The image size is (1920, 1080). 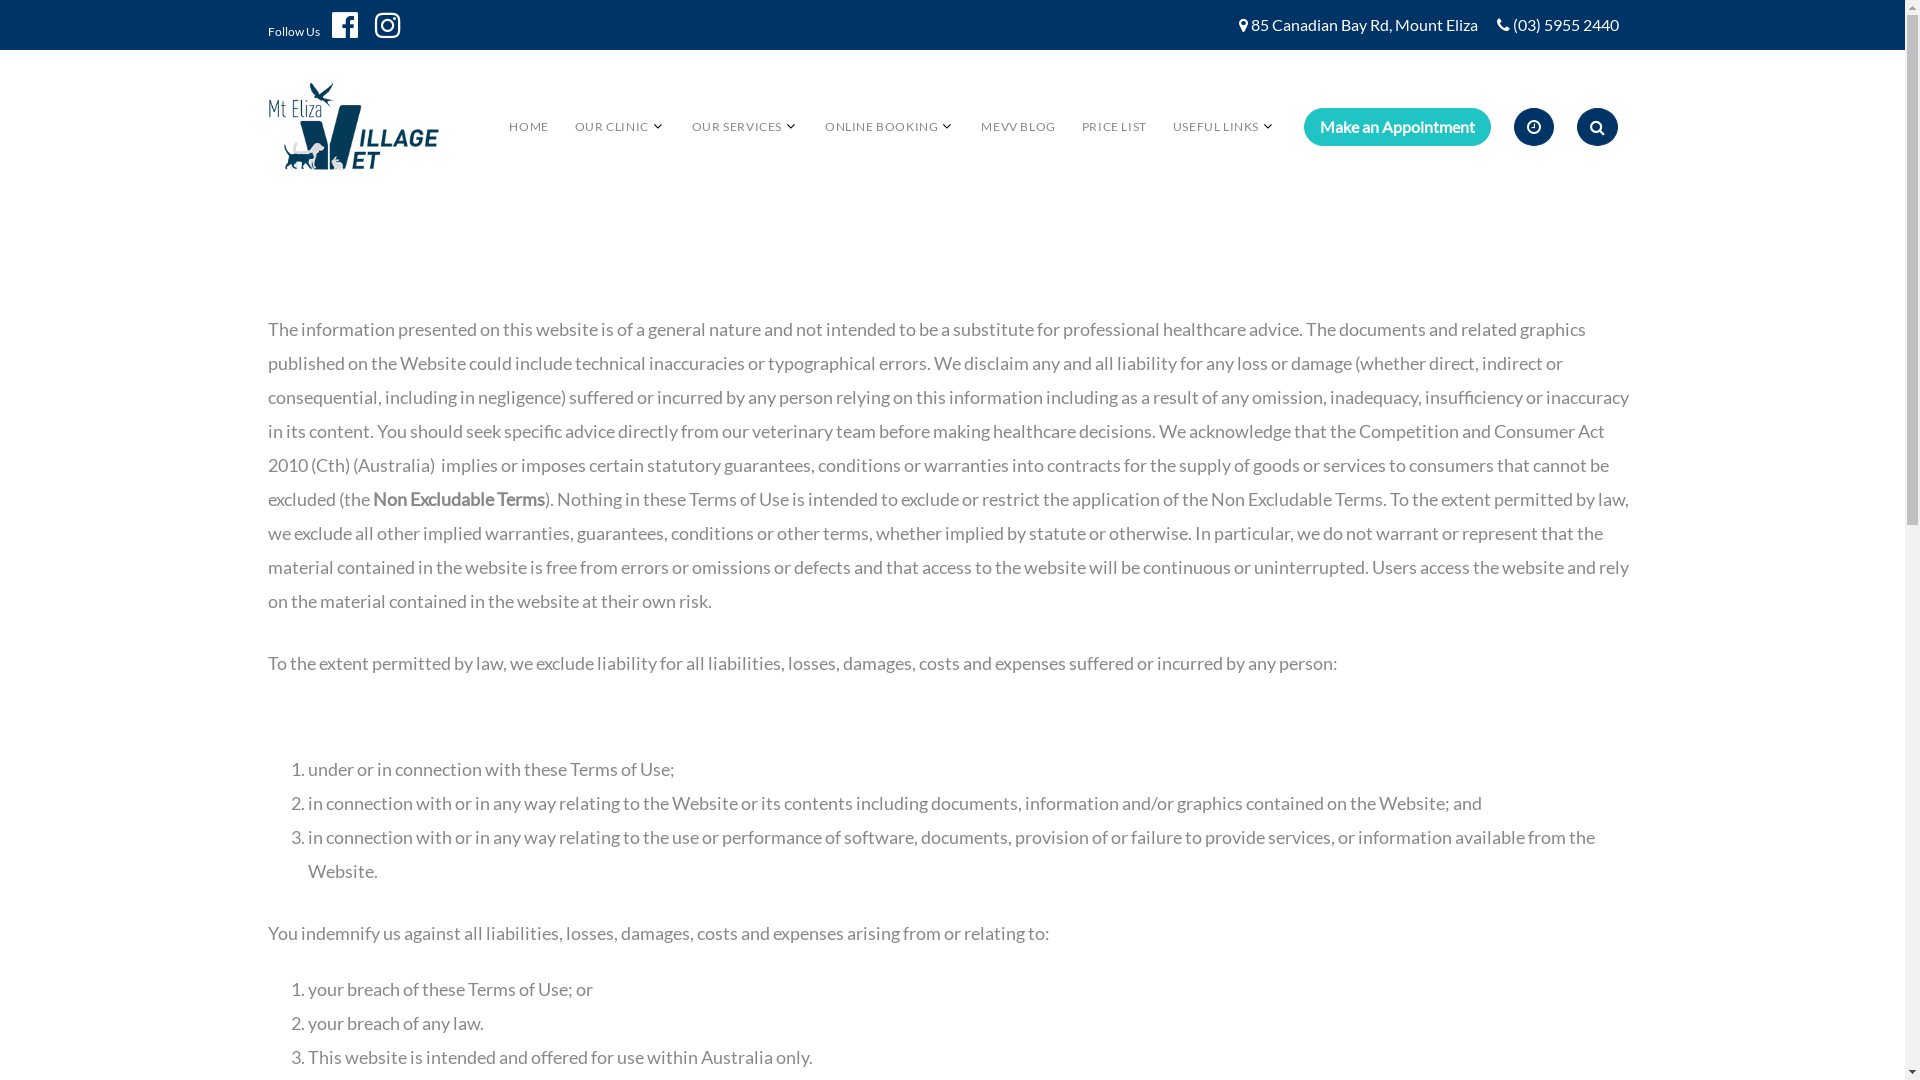 I want to click on 'Make an Appointment', so click(x=1396, y=127).